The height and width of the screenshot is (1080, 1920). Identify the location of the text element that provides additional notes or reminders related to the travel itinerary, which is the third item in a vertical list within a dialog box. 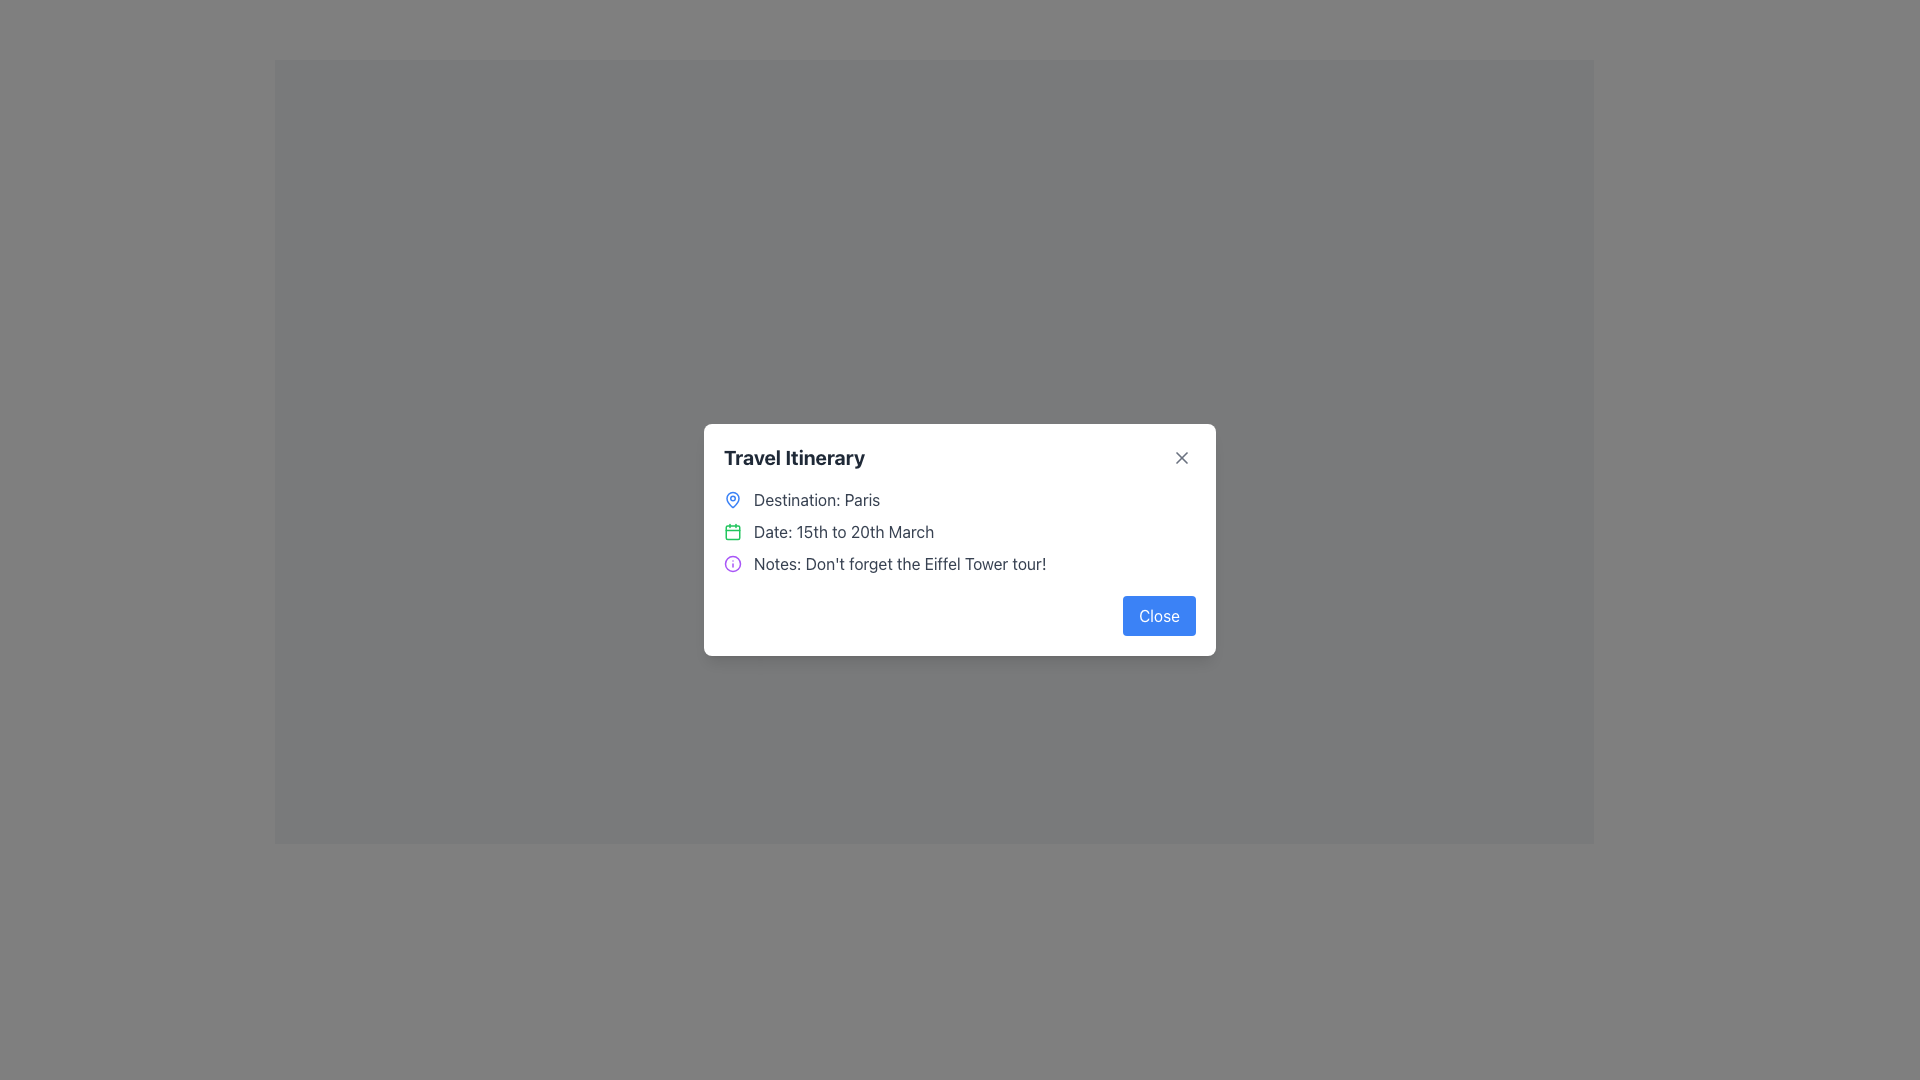
(960, 563).